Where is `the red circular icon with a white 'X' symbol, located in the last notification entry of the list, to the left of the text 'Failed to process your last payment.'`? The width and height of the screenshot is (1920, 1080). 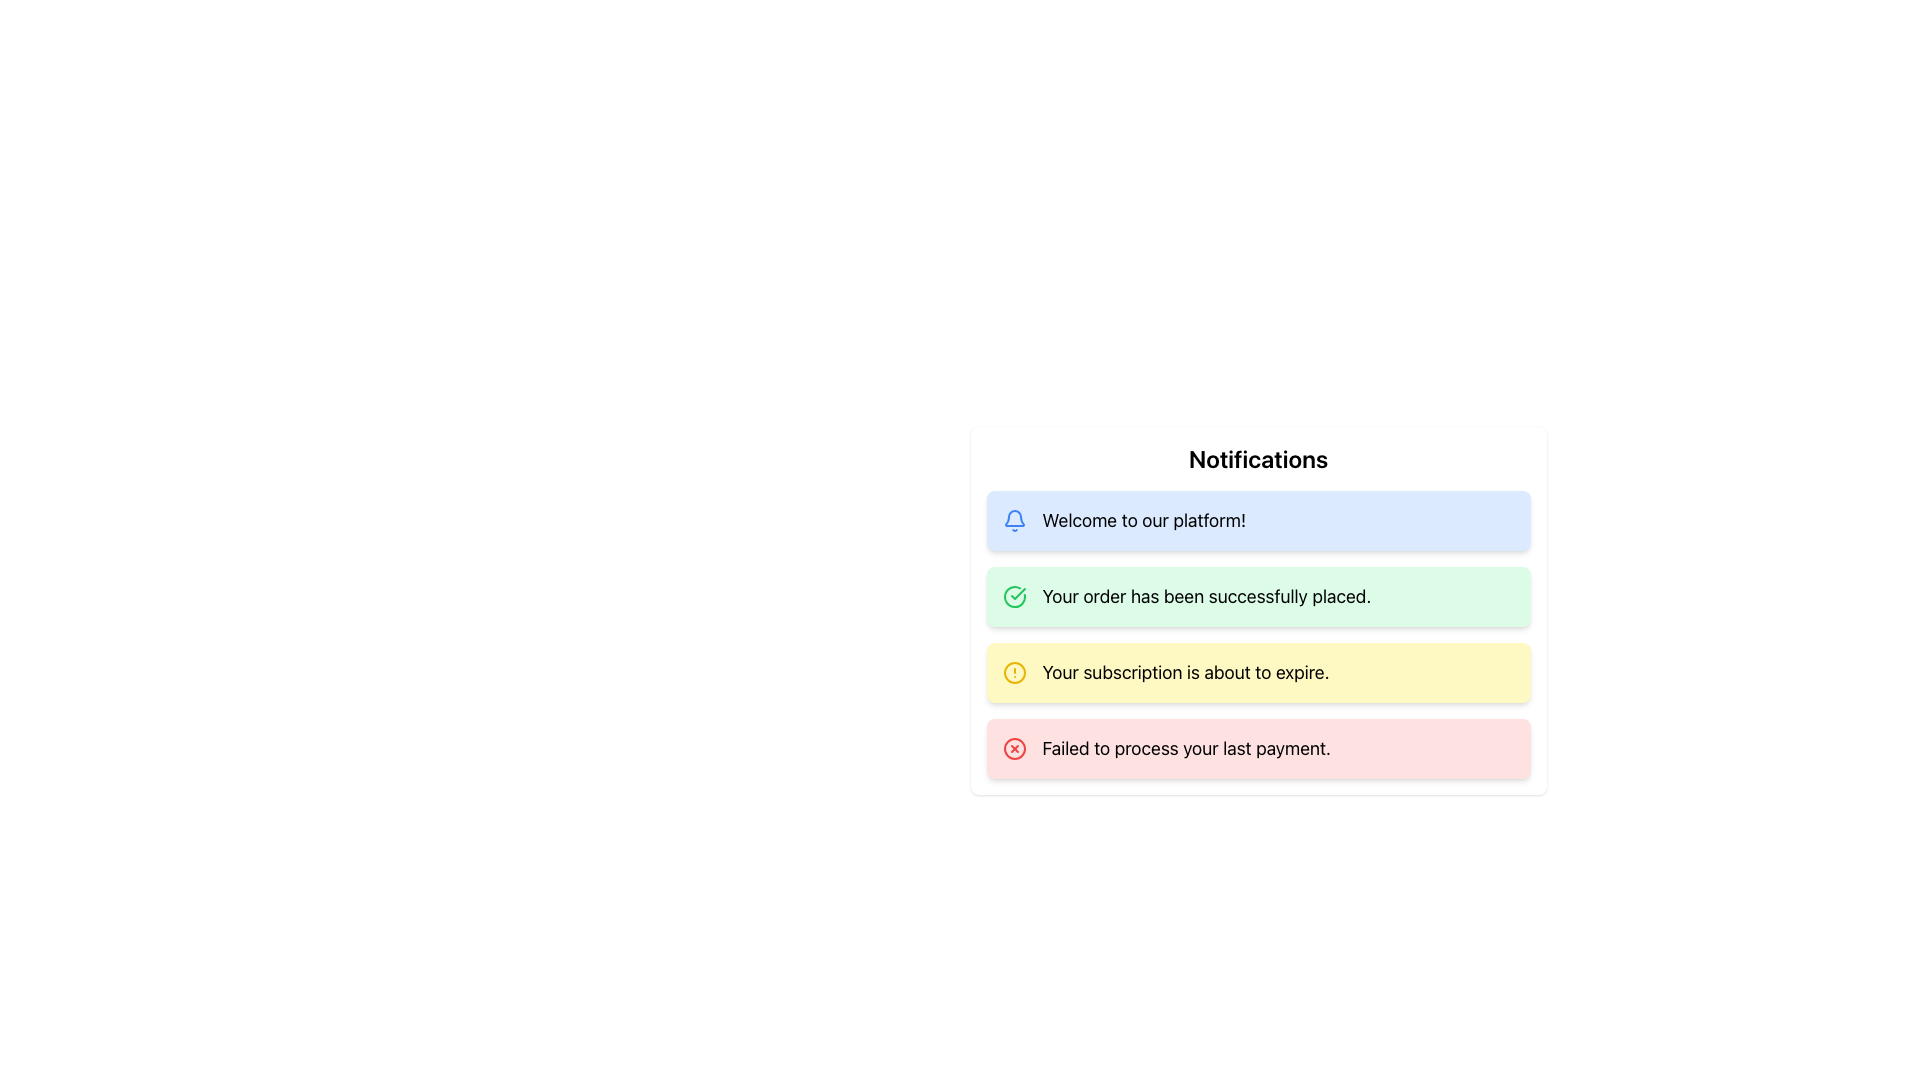 the red circular icon with a white 'X' symbol, located in the last notification entry of the list, to the left of the text 'Failed to process your last payment.' is located at coordinates (1014, 748).